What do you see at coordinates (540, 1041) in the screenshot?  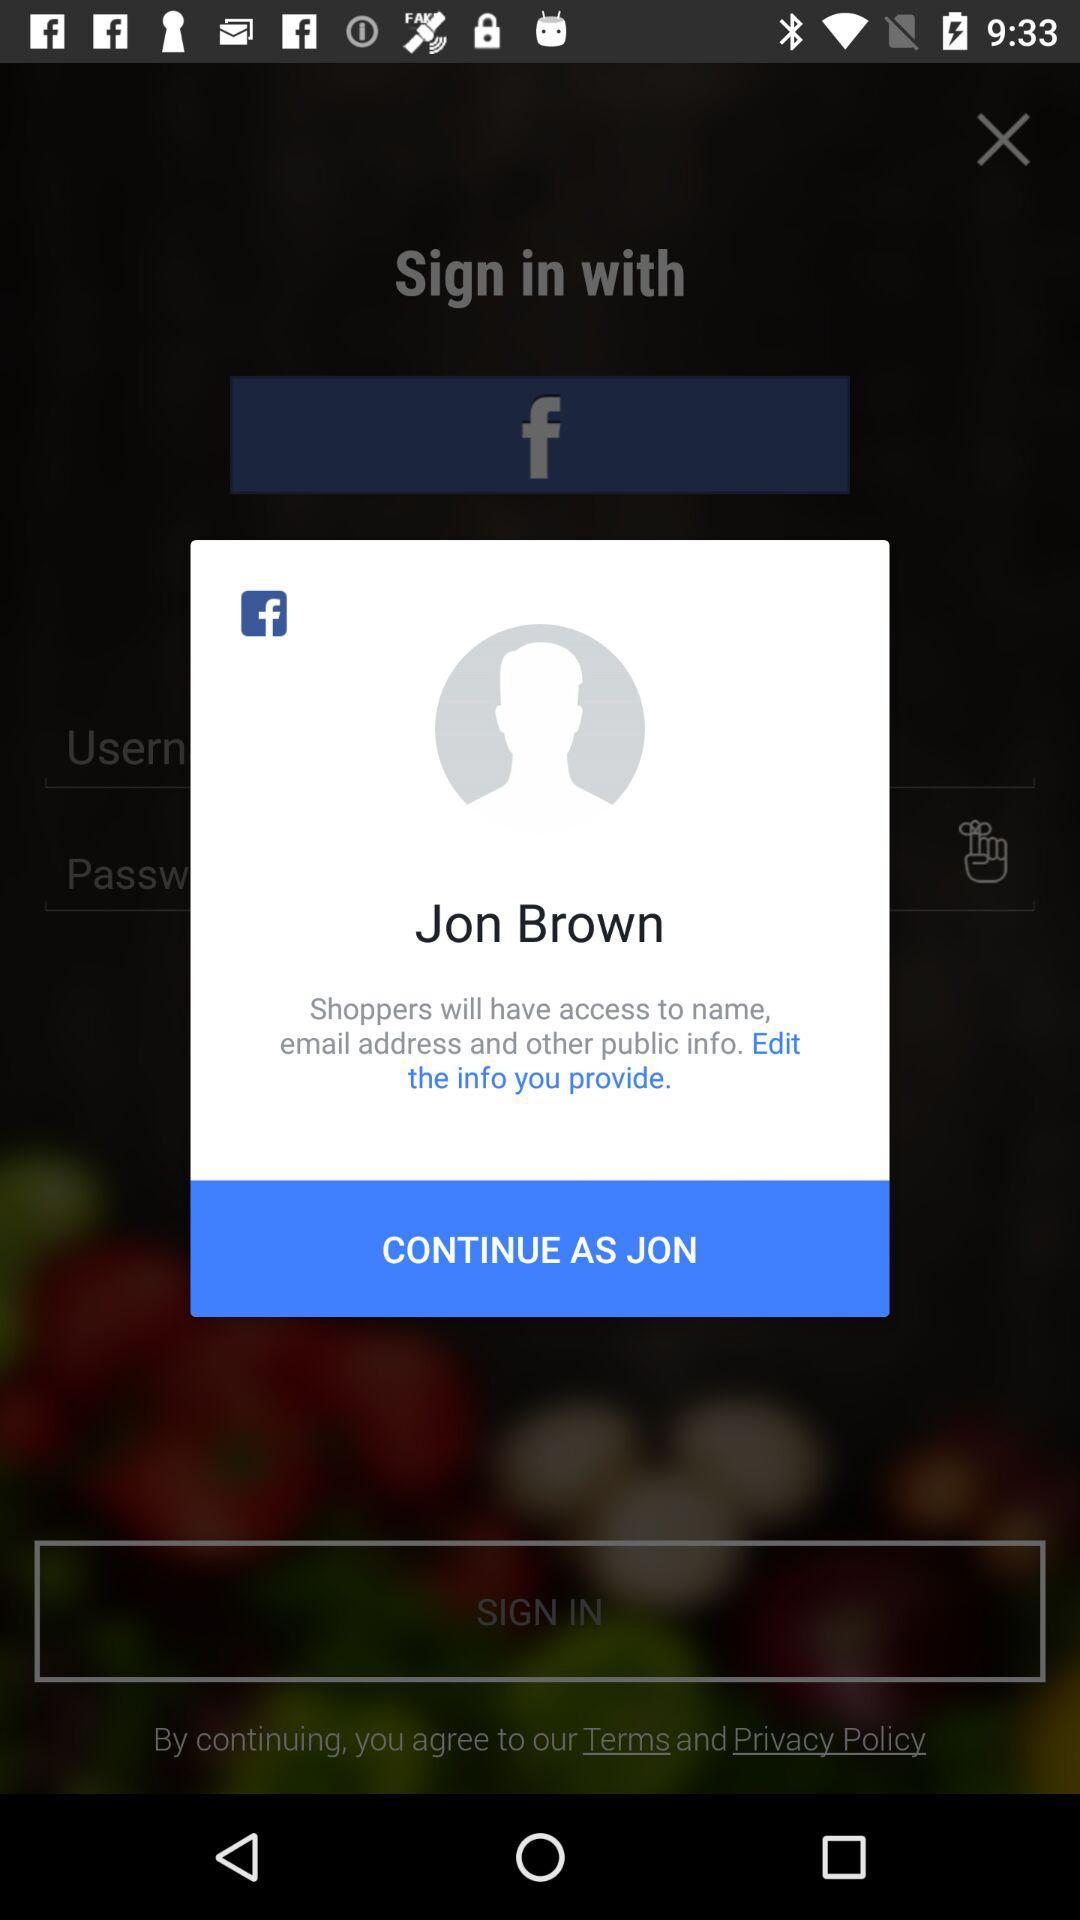 I see `shoppers will have` at bounding box center [540, 1041].